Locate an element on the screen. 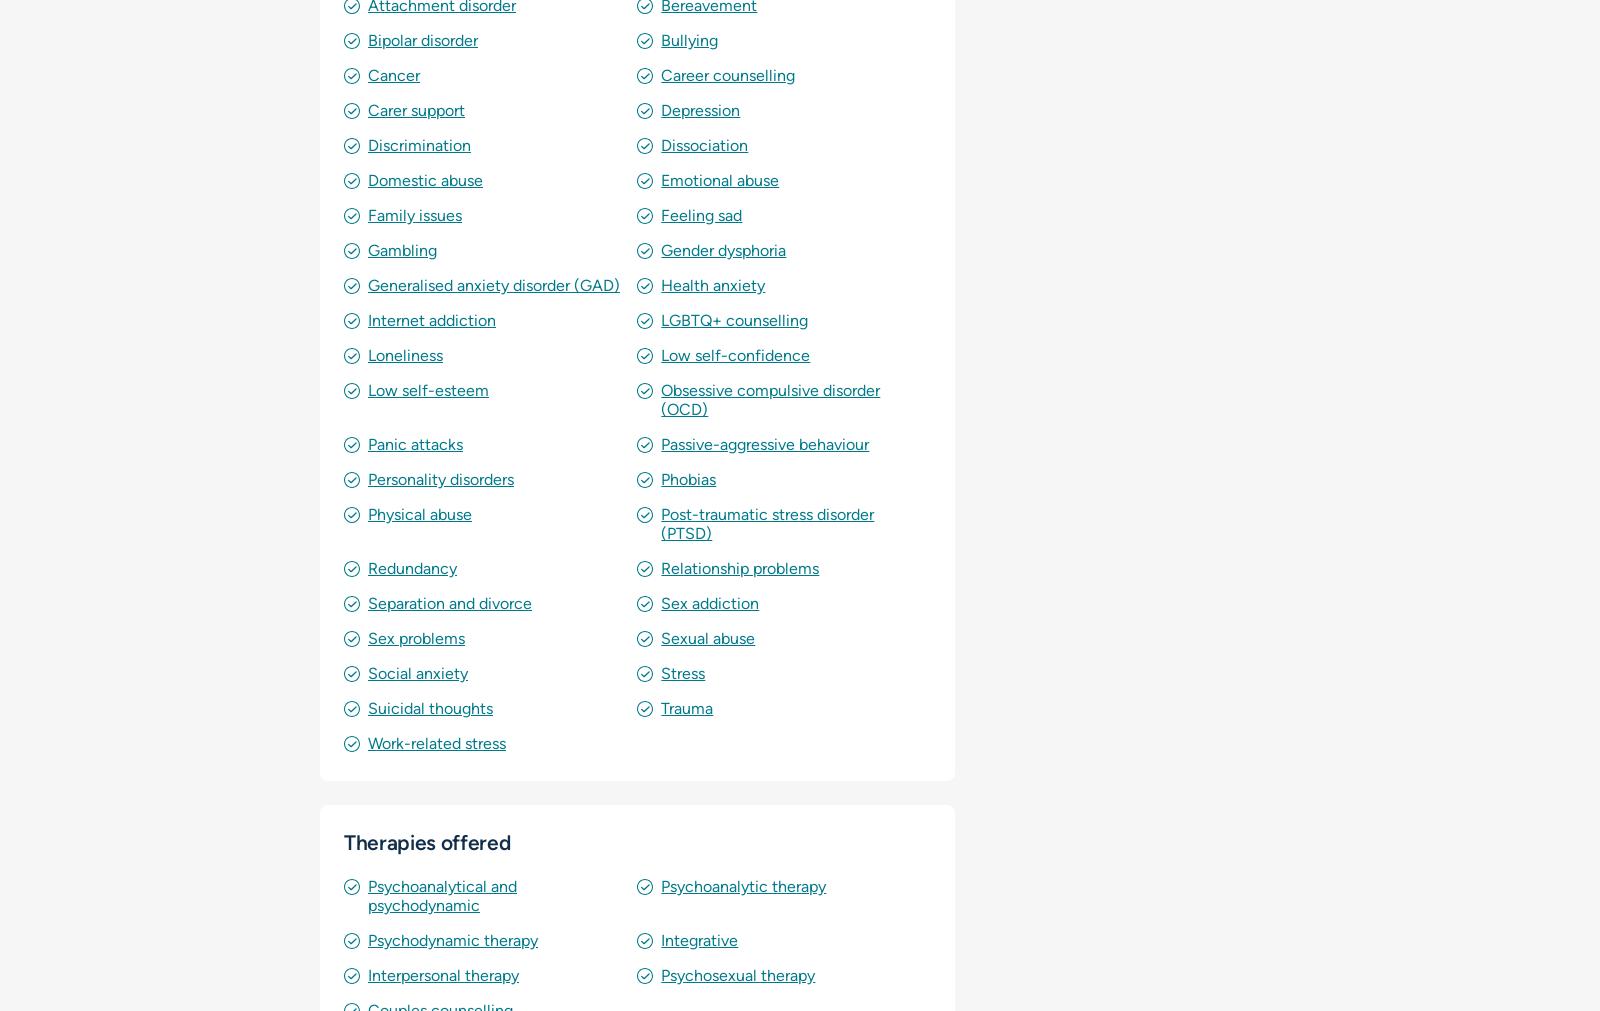 The image size is (1600, 1011). 'Passive-aggressive behaviour' is located at coordinates (764, 443).